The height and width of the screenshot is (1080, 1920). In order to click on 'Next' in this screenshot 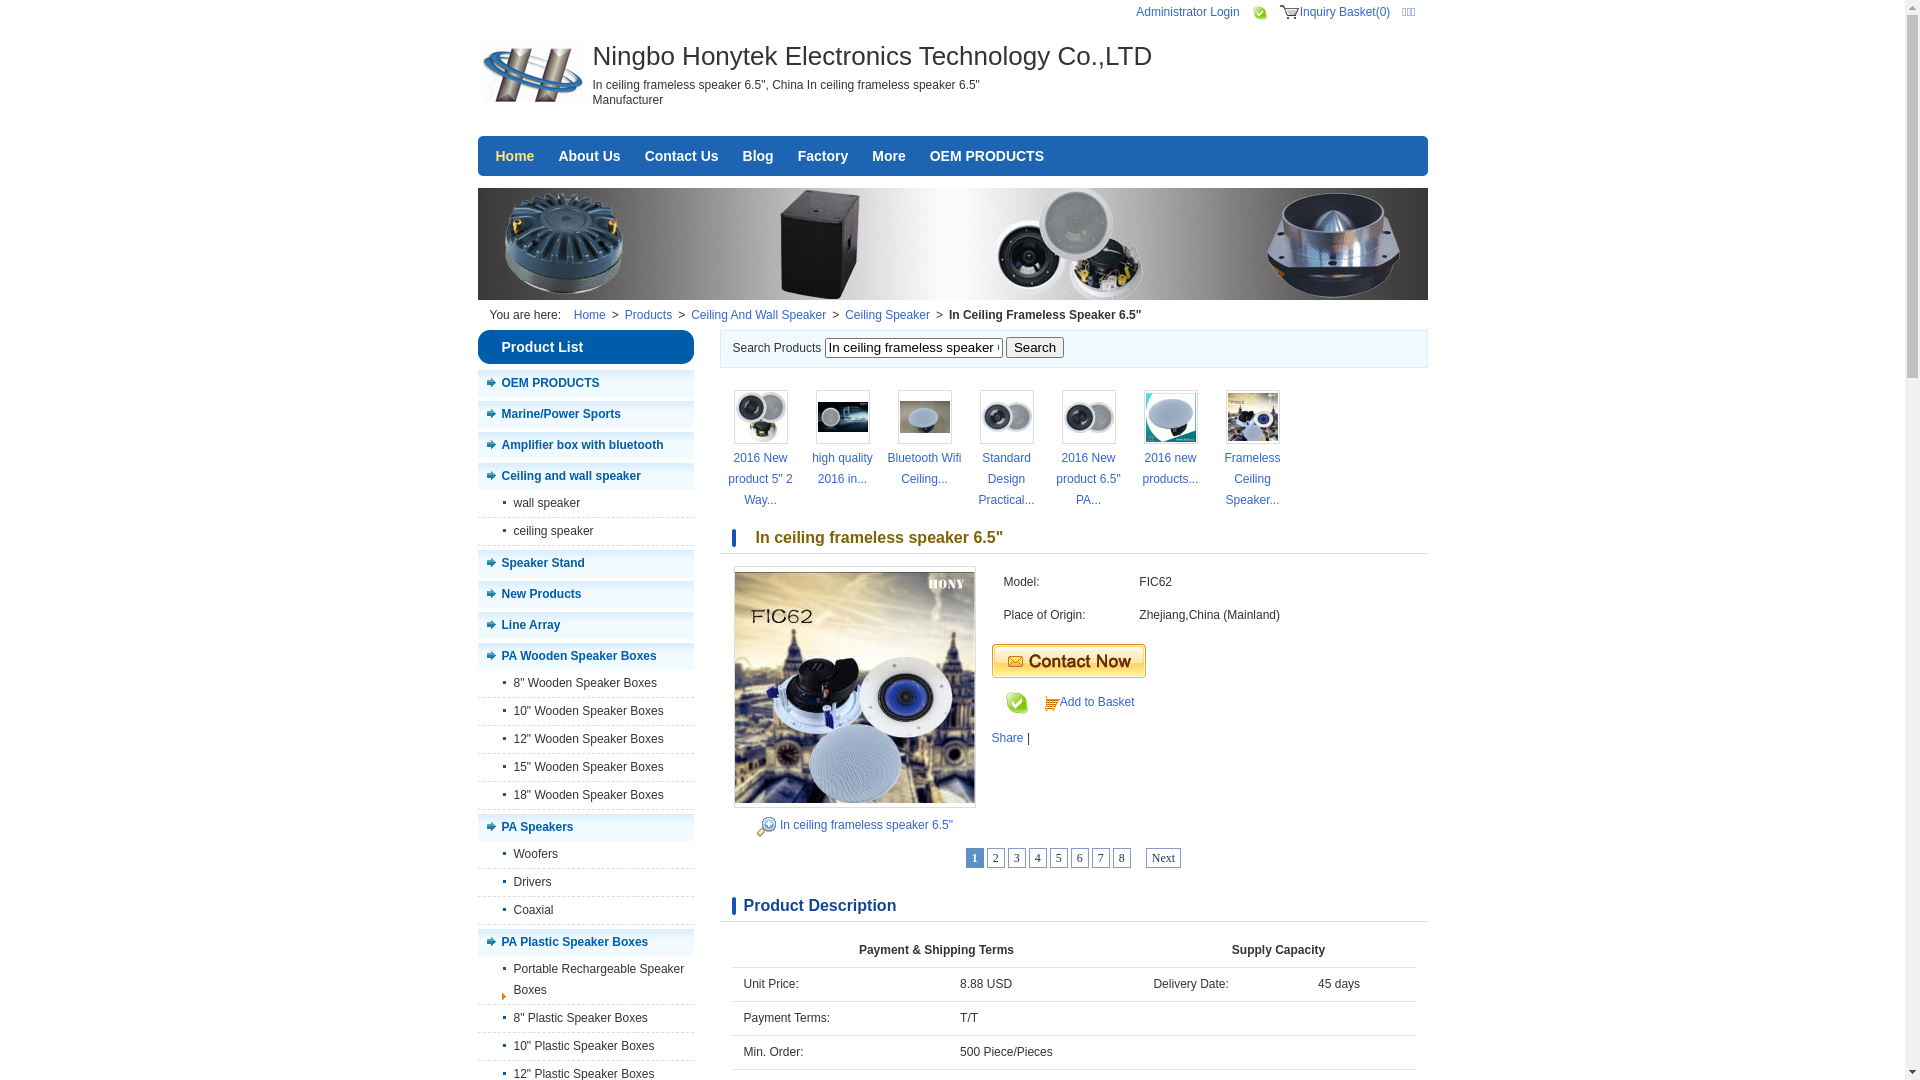, I will do `click(1163, 856)`.